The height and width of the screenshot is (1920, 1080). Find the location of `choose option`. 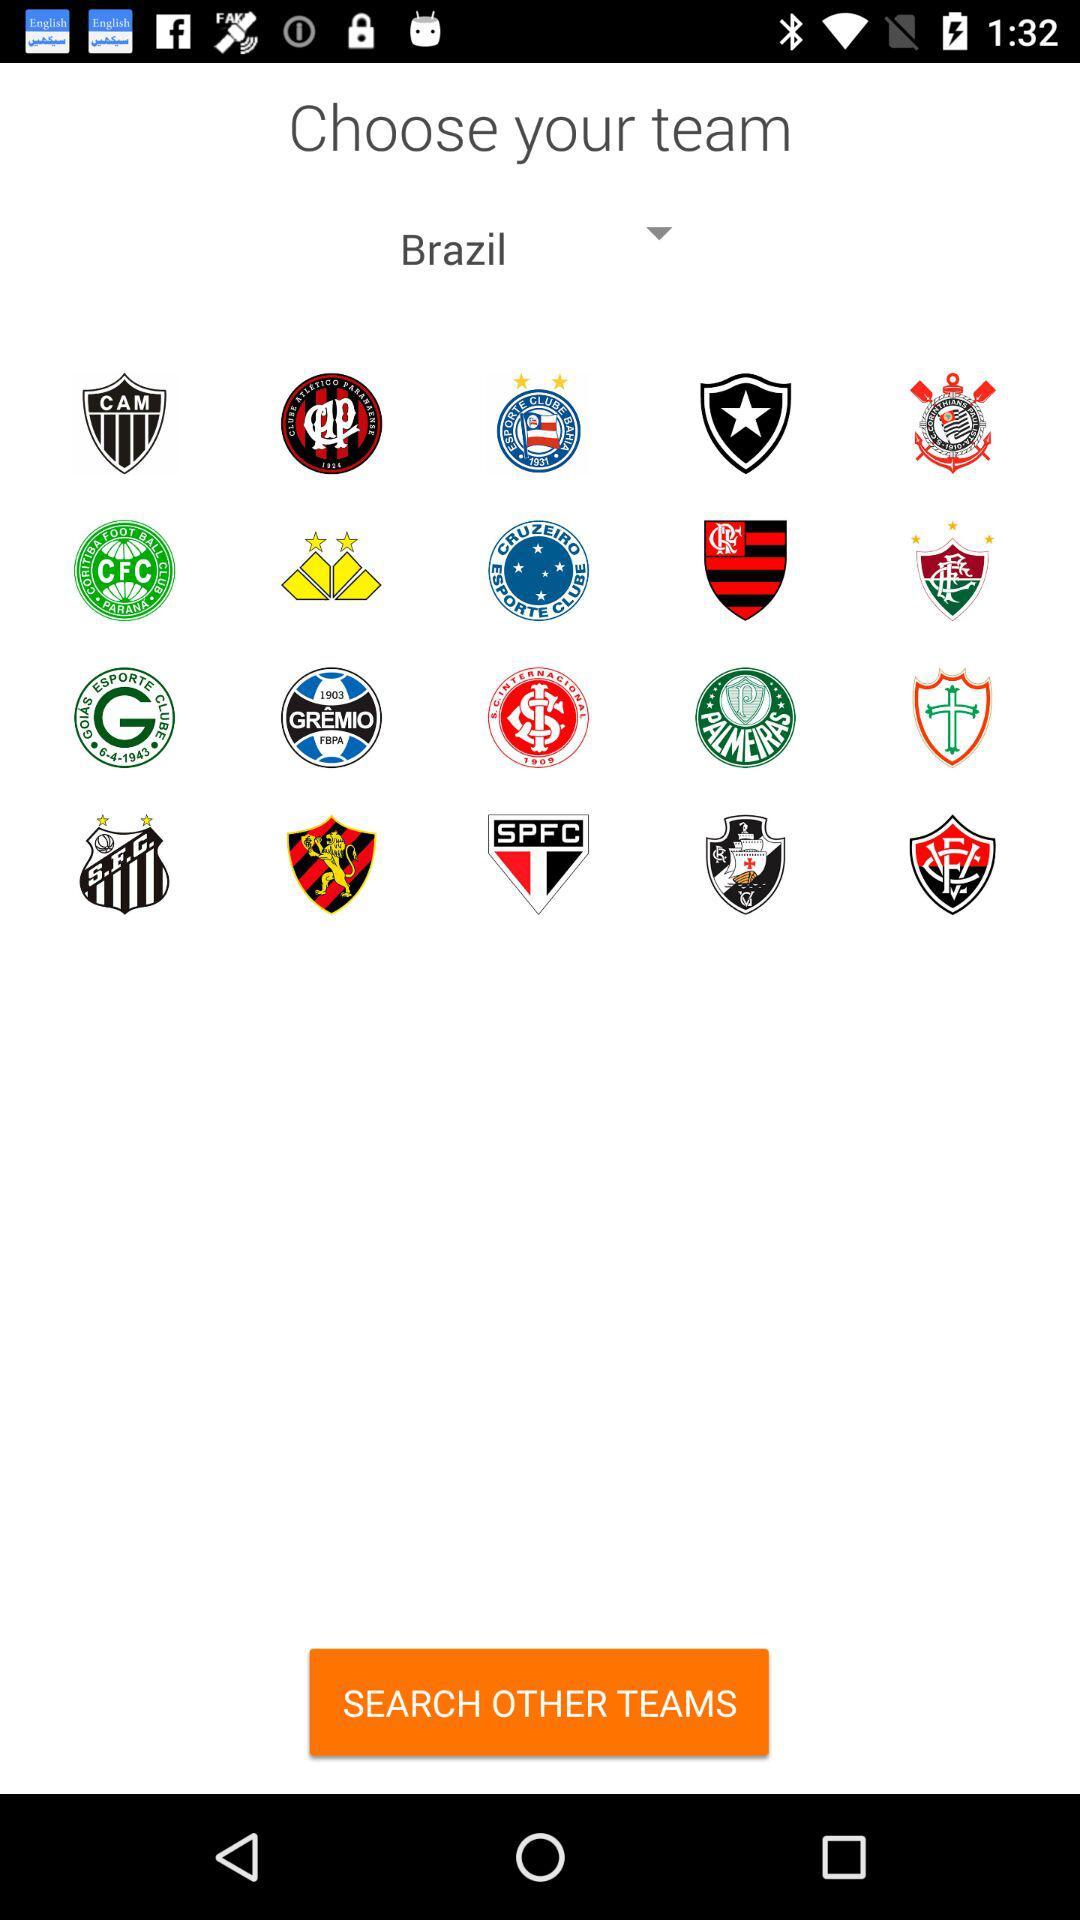

choose option is located at coordinates (124, 422).